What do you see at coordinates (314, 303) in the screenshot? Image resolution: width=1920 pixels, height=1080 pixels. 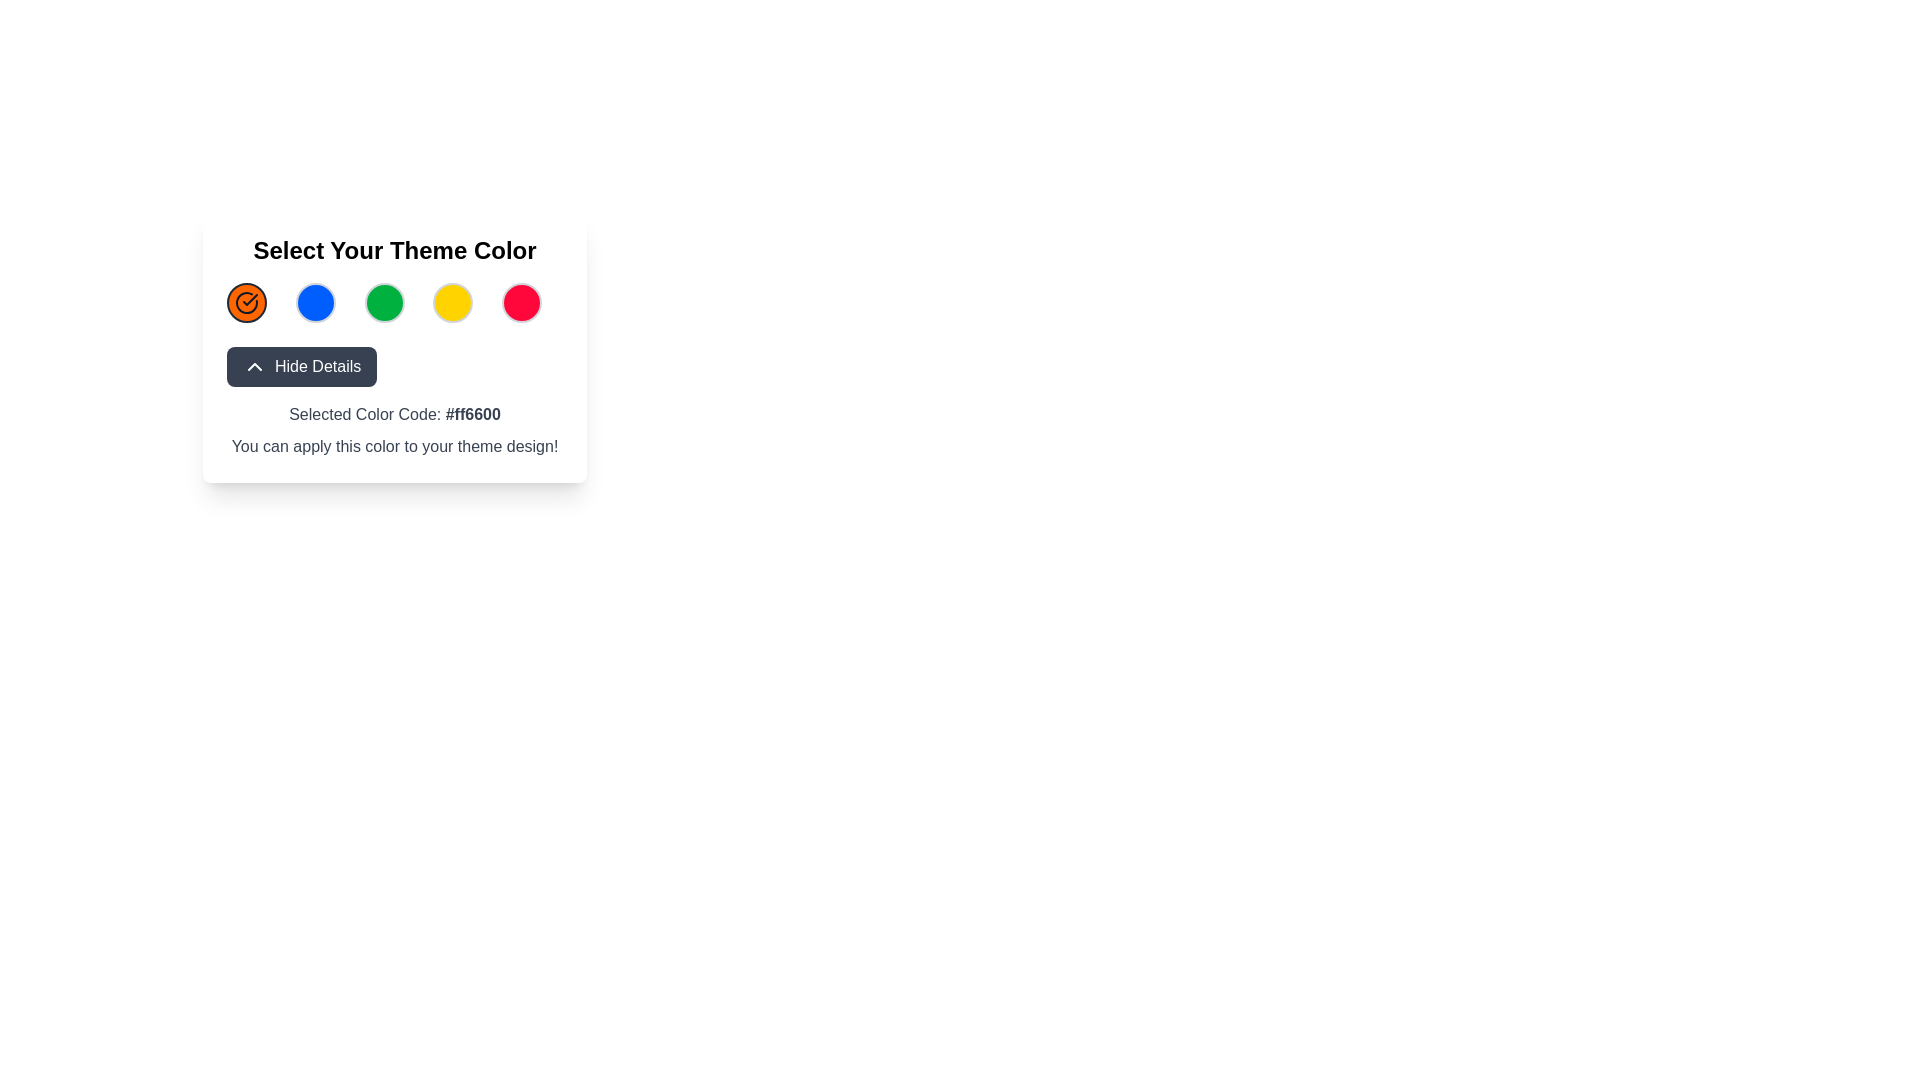 I see `the circular button with a blue background and gray border, which is the second item in a horizontal group of five buttons` at bounding box center [314, 303].